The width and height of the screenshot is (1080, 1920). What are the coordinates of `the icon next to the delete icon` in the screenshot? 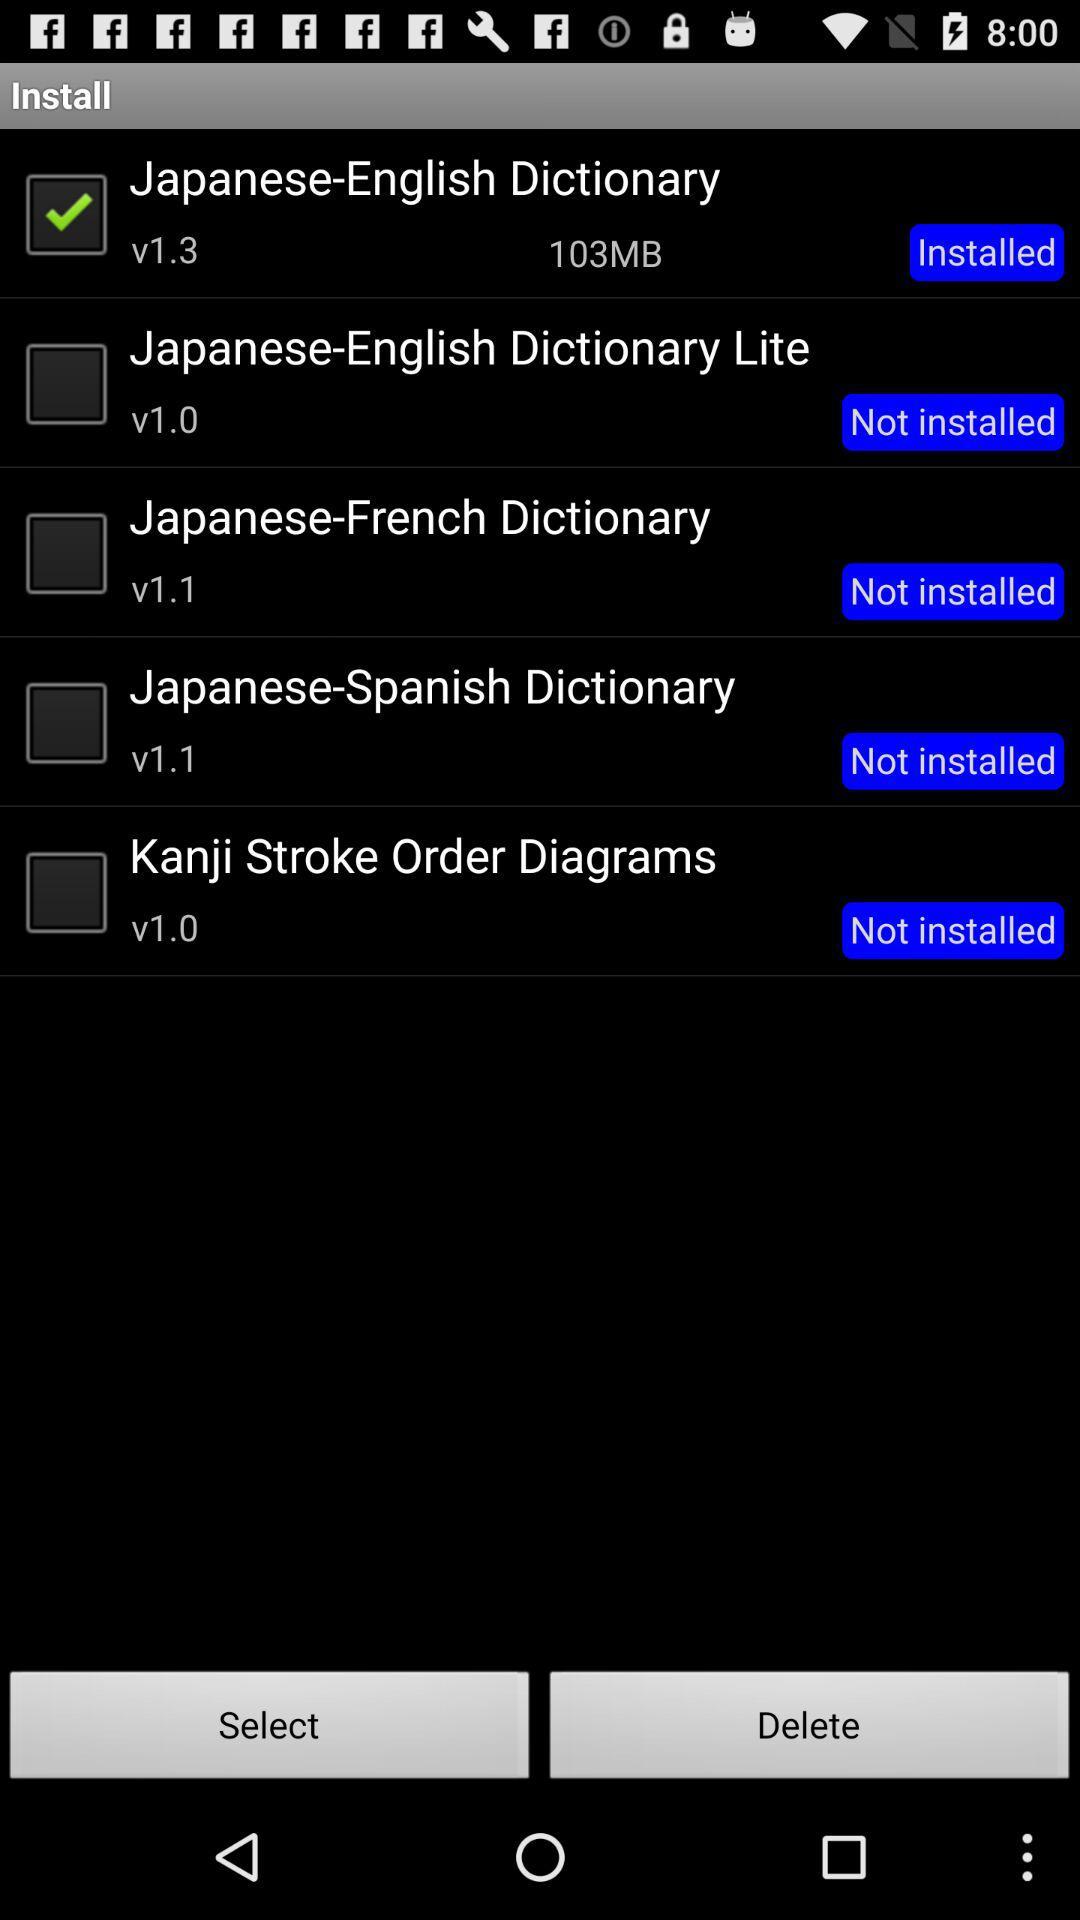 It's located at (270, 1730).